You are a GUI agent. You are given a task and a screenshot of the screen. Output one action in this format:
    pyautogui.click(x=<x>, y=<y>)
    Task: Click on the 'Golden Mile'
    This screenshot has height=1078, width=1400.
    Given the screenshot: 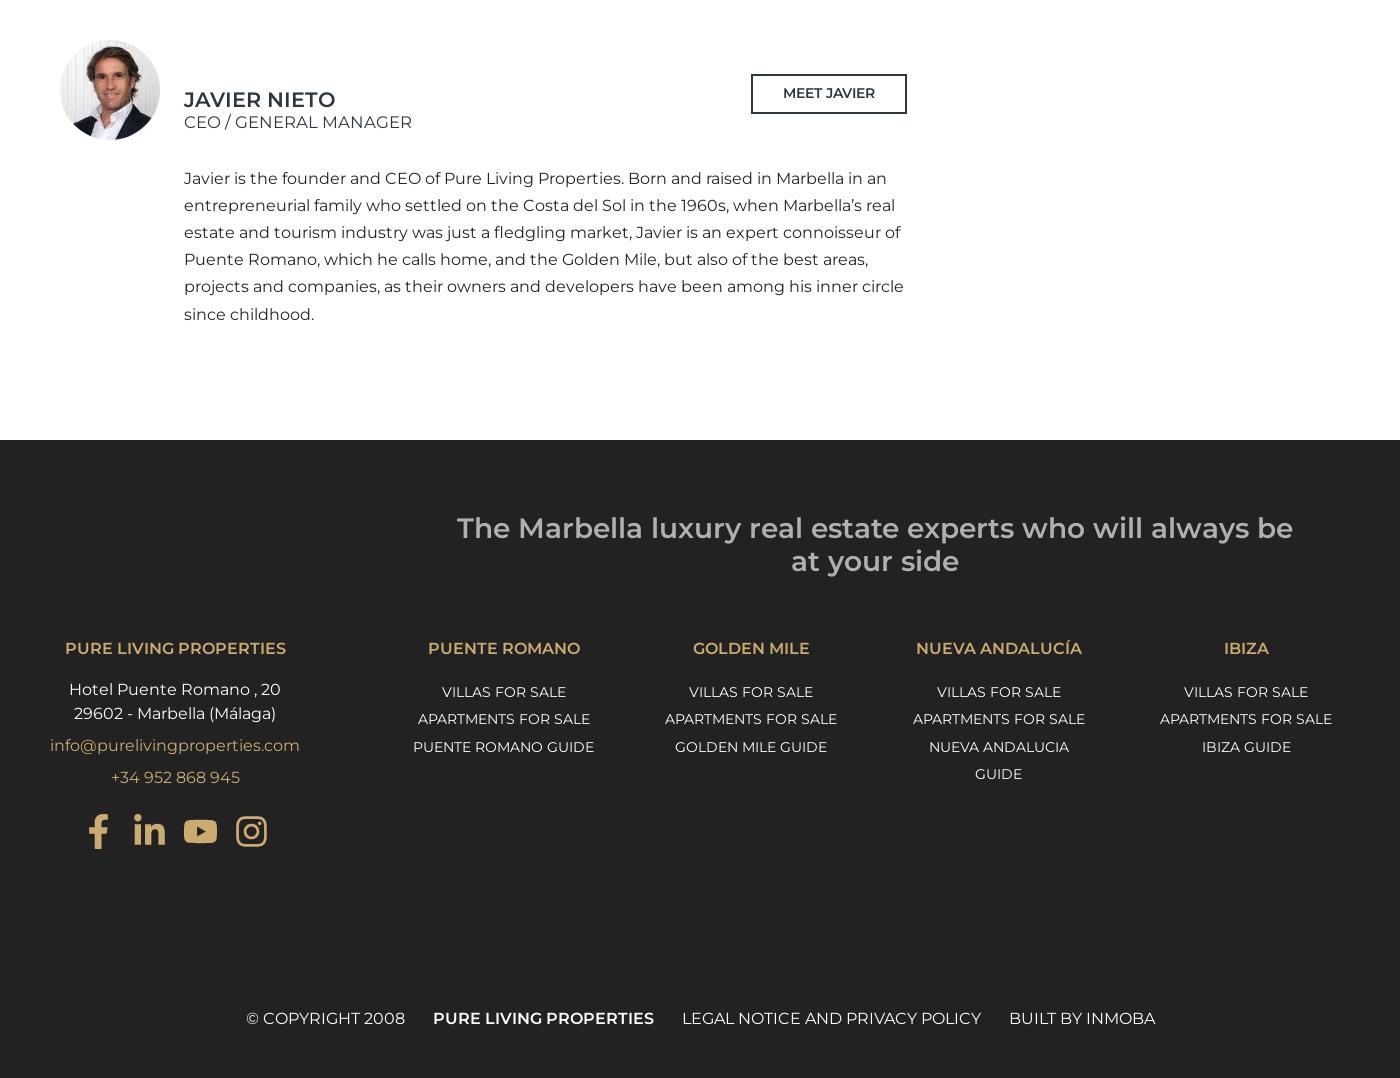 What is the action you would take?
    pyautogui.click(x=750, y=647)
    